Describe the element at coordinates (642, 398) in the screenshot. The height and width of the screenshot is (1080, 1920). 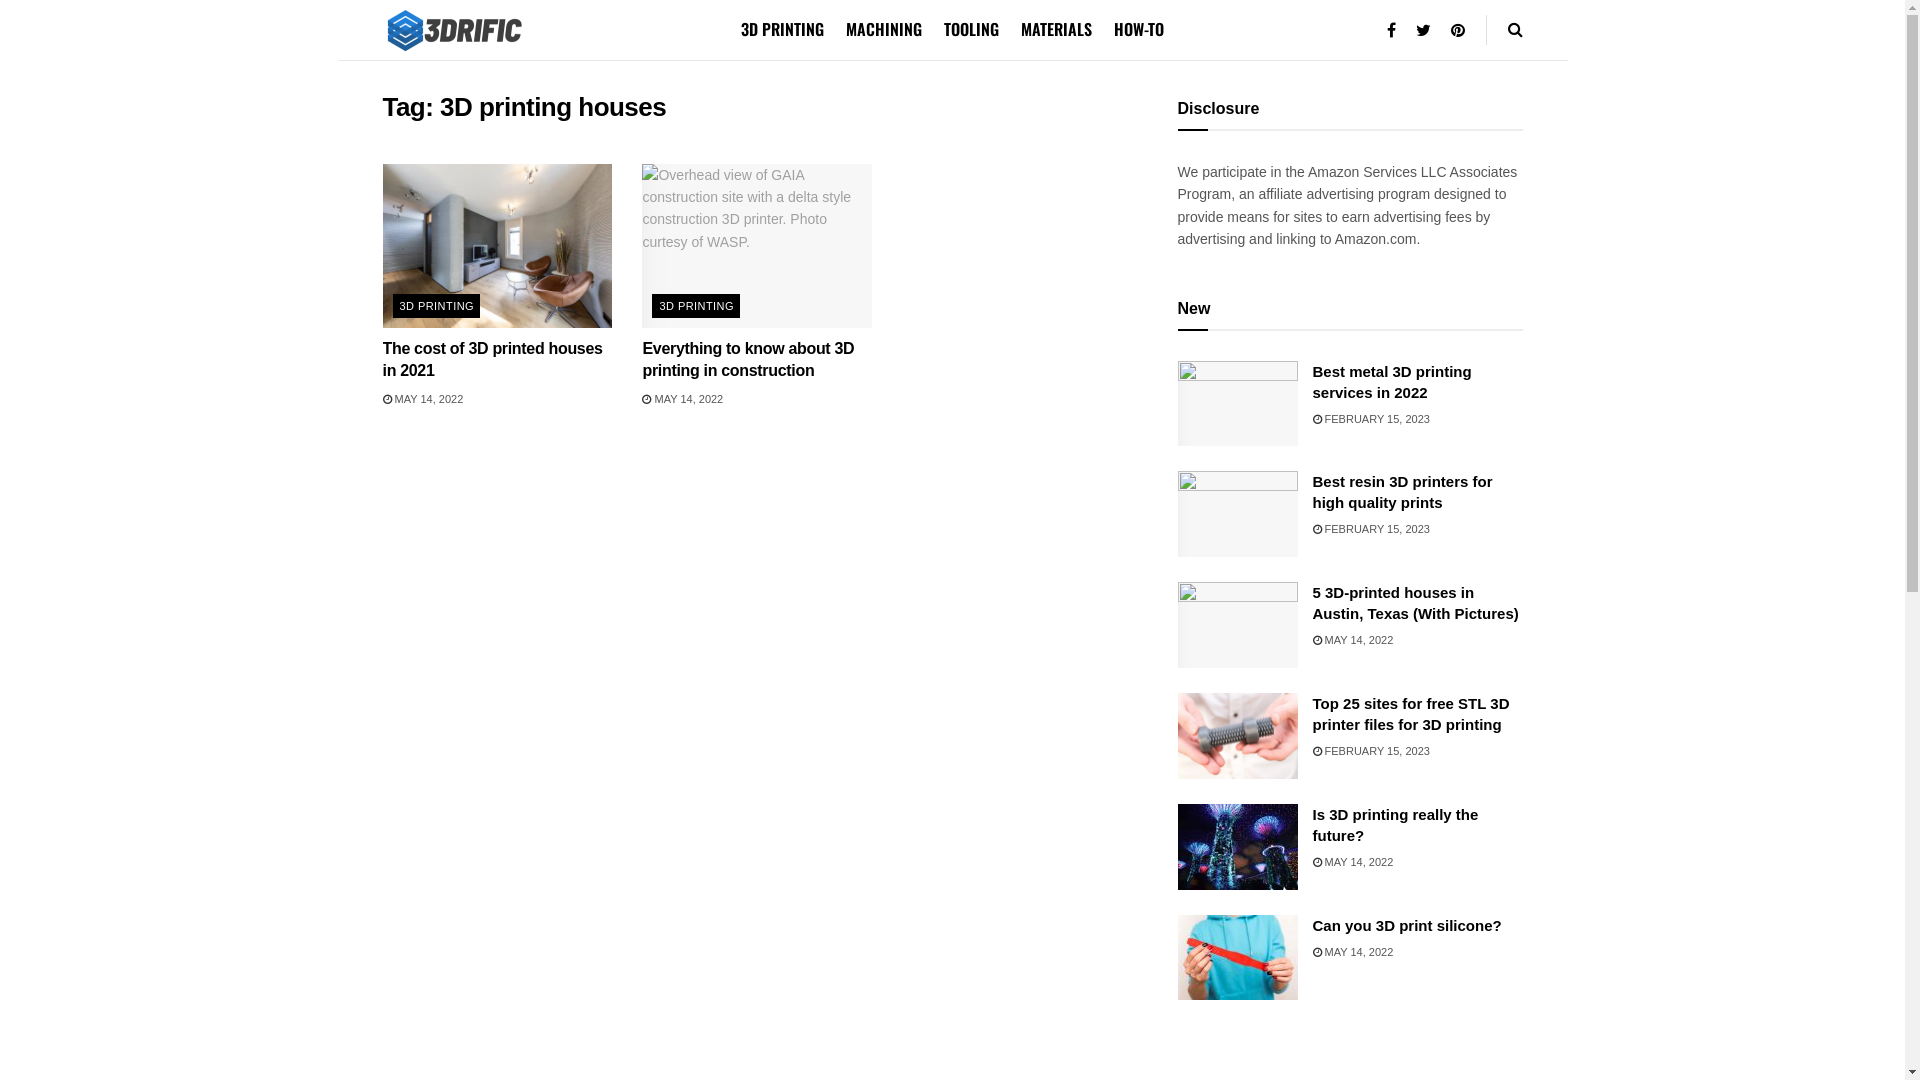
I see `'MAY 14, 2022'` at that location.